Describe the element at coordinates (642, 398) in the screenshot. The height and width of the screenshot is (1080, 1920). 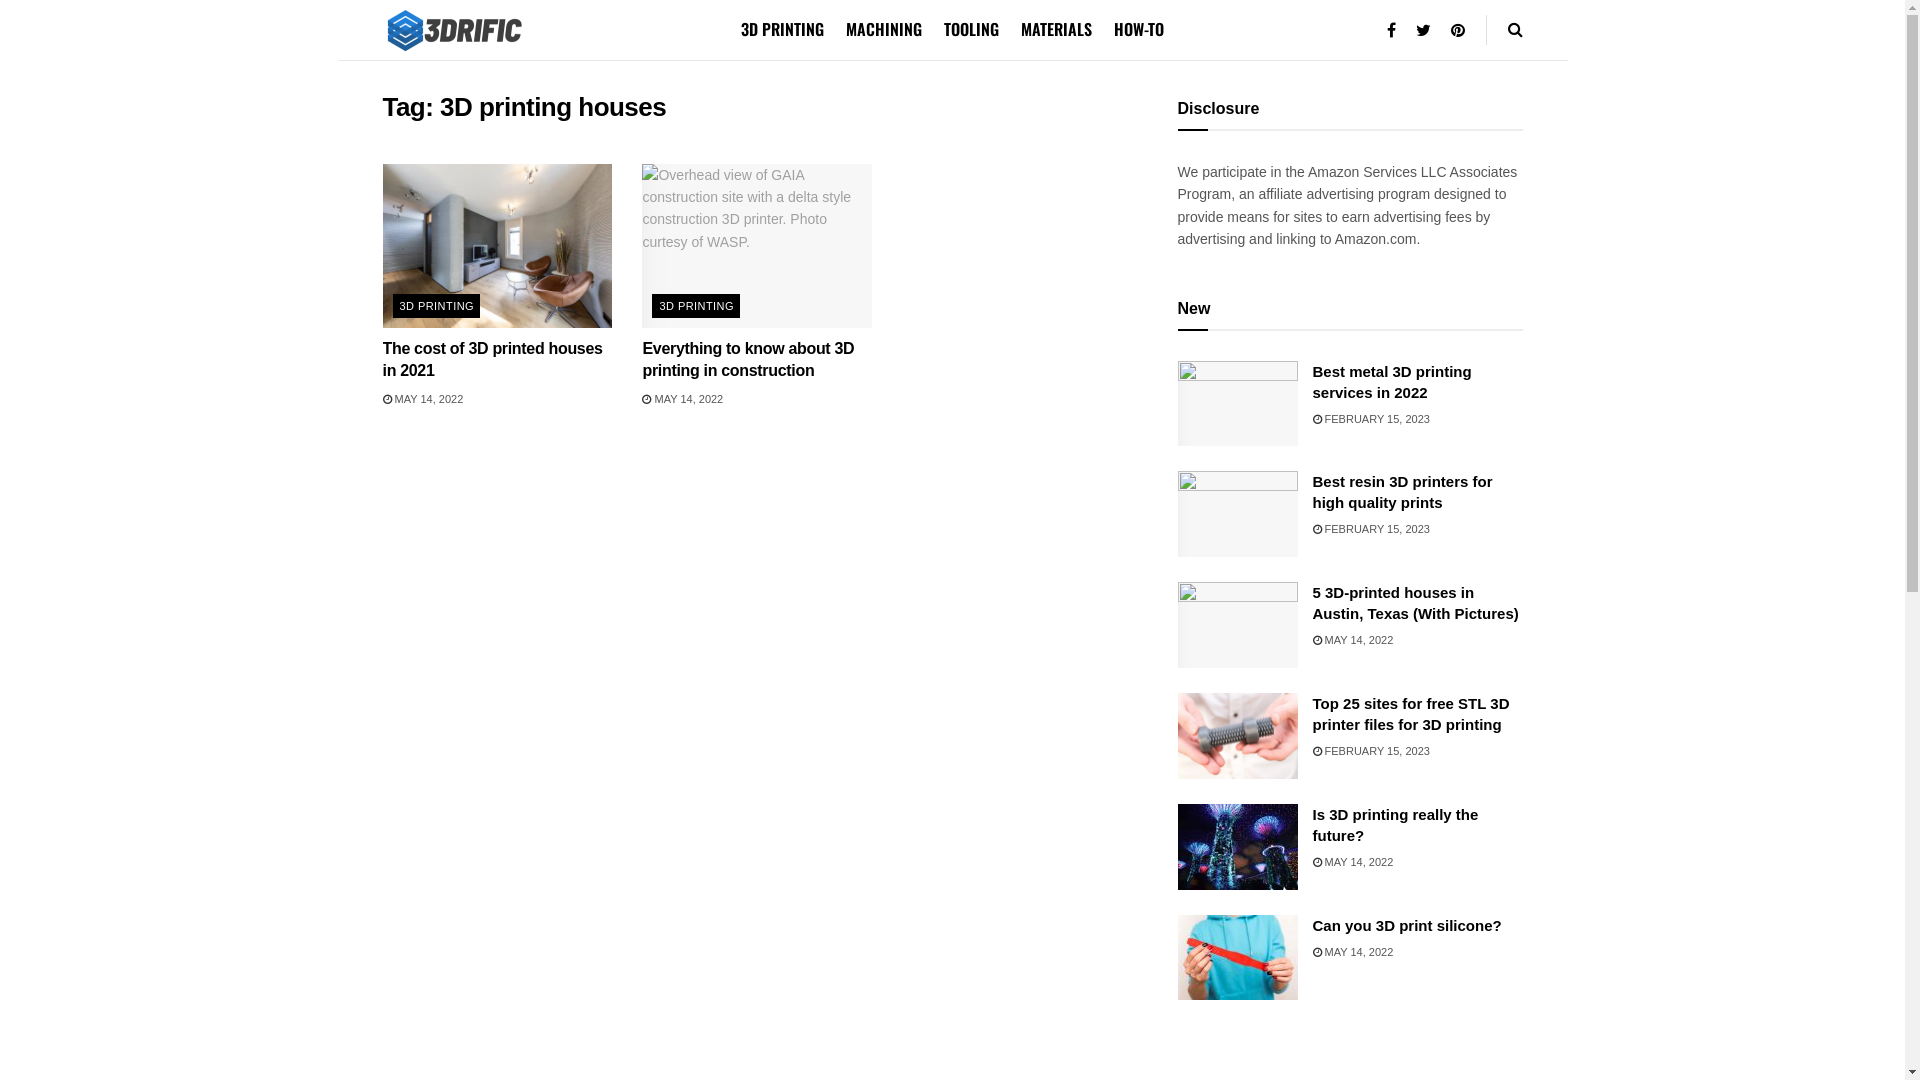
I see `'MAY 14, 2022'` at that location.